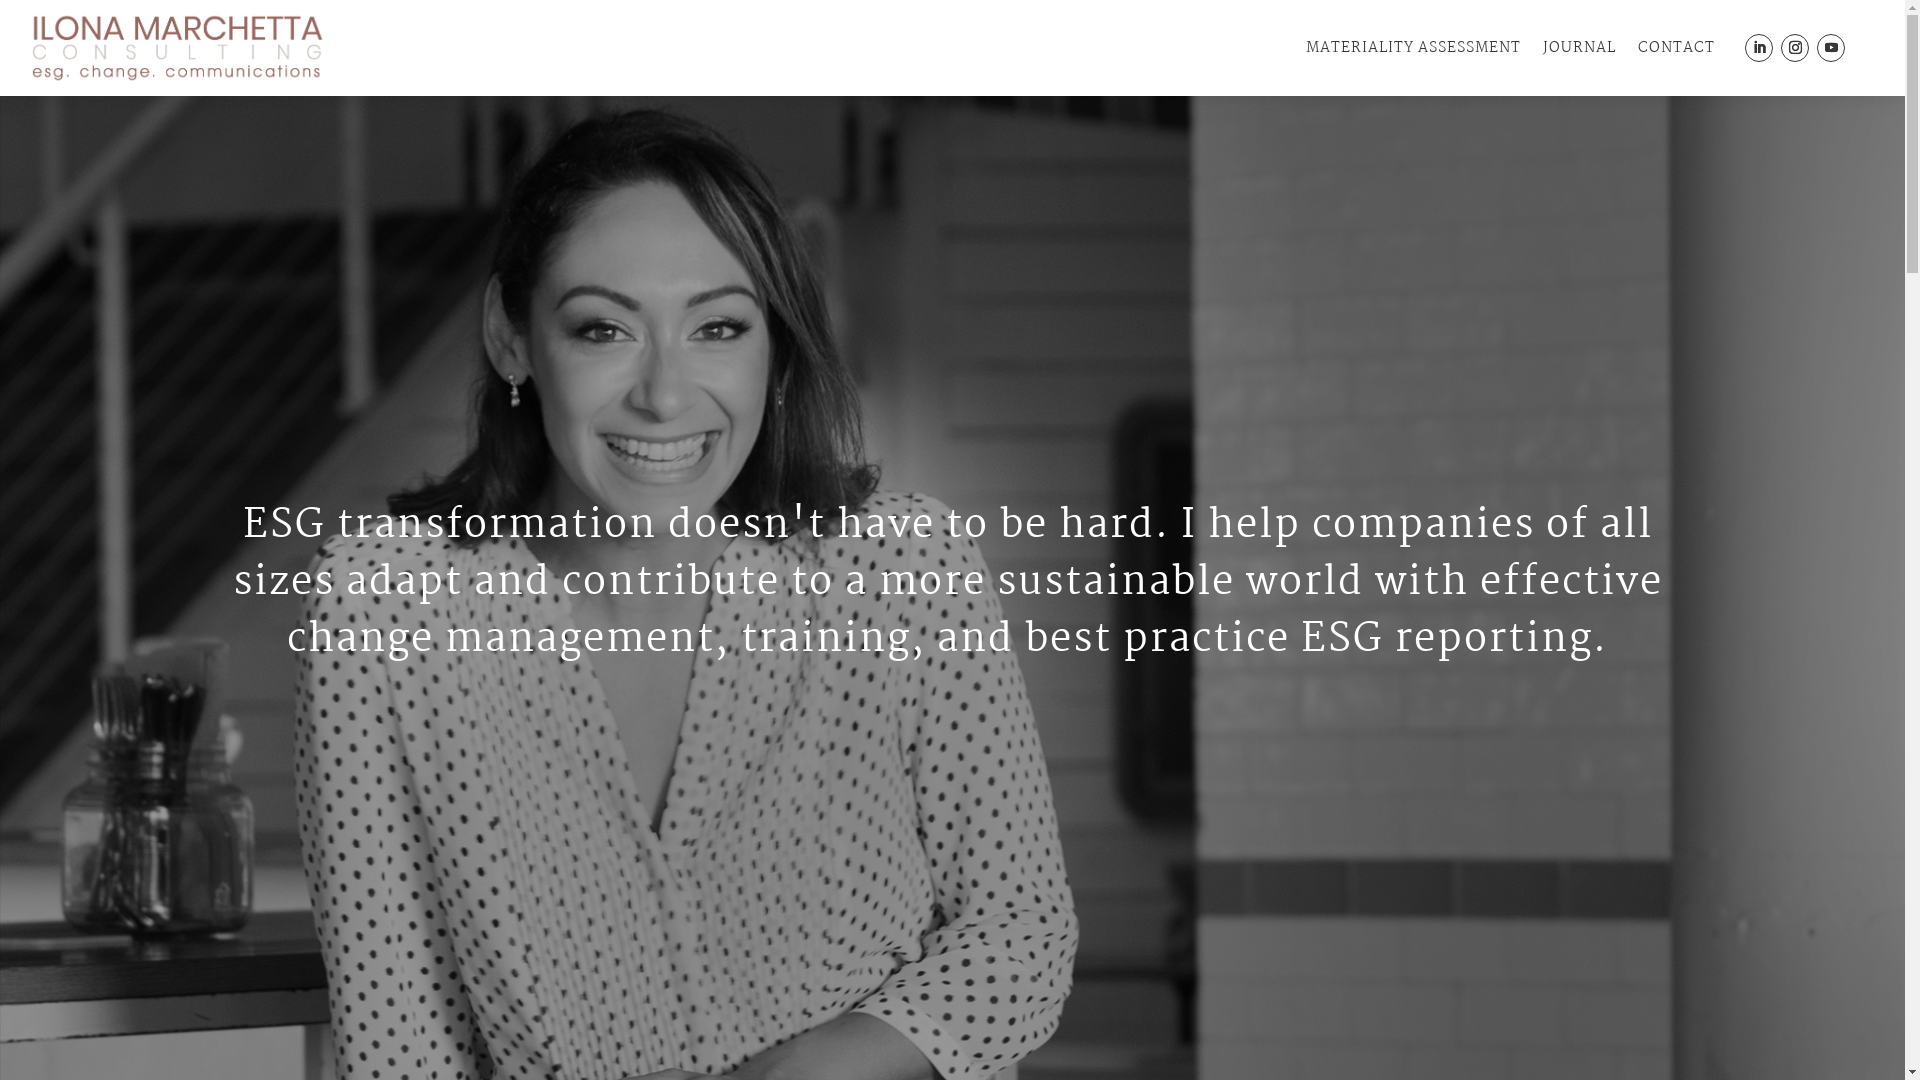 The height and width of the screenshot is (1080, 1920). Describe the element at coordinates (1744, 46) in the screenshot. I see `'Follow on LinkedIn'` at that location.